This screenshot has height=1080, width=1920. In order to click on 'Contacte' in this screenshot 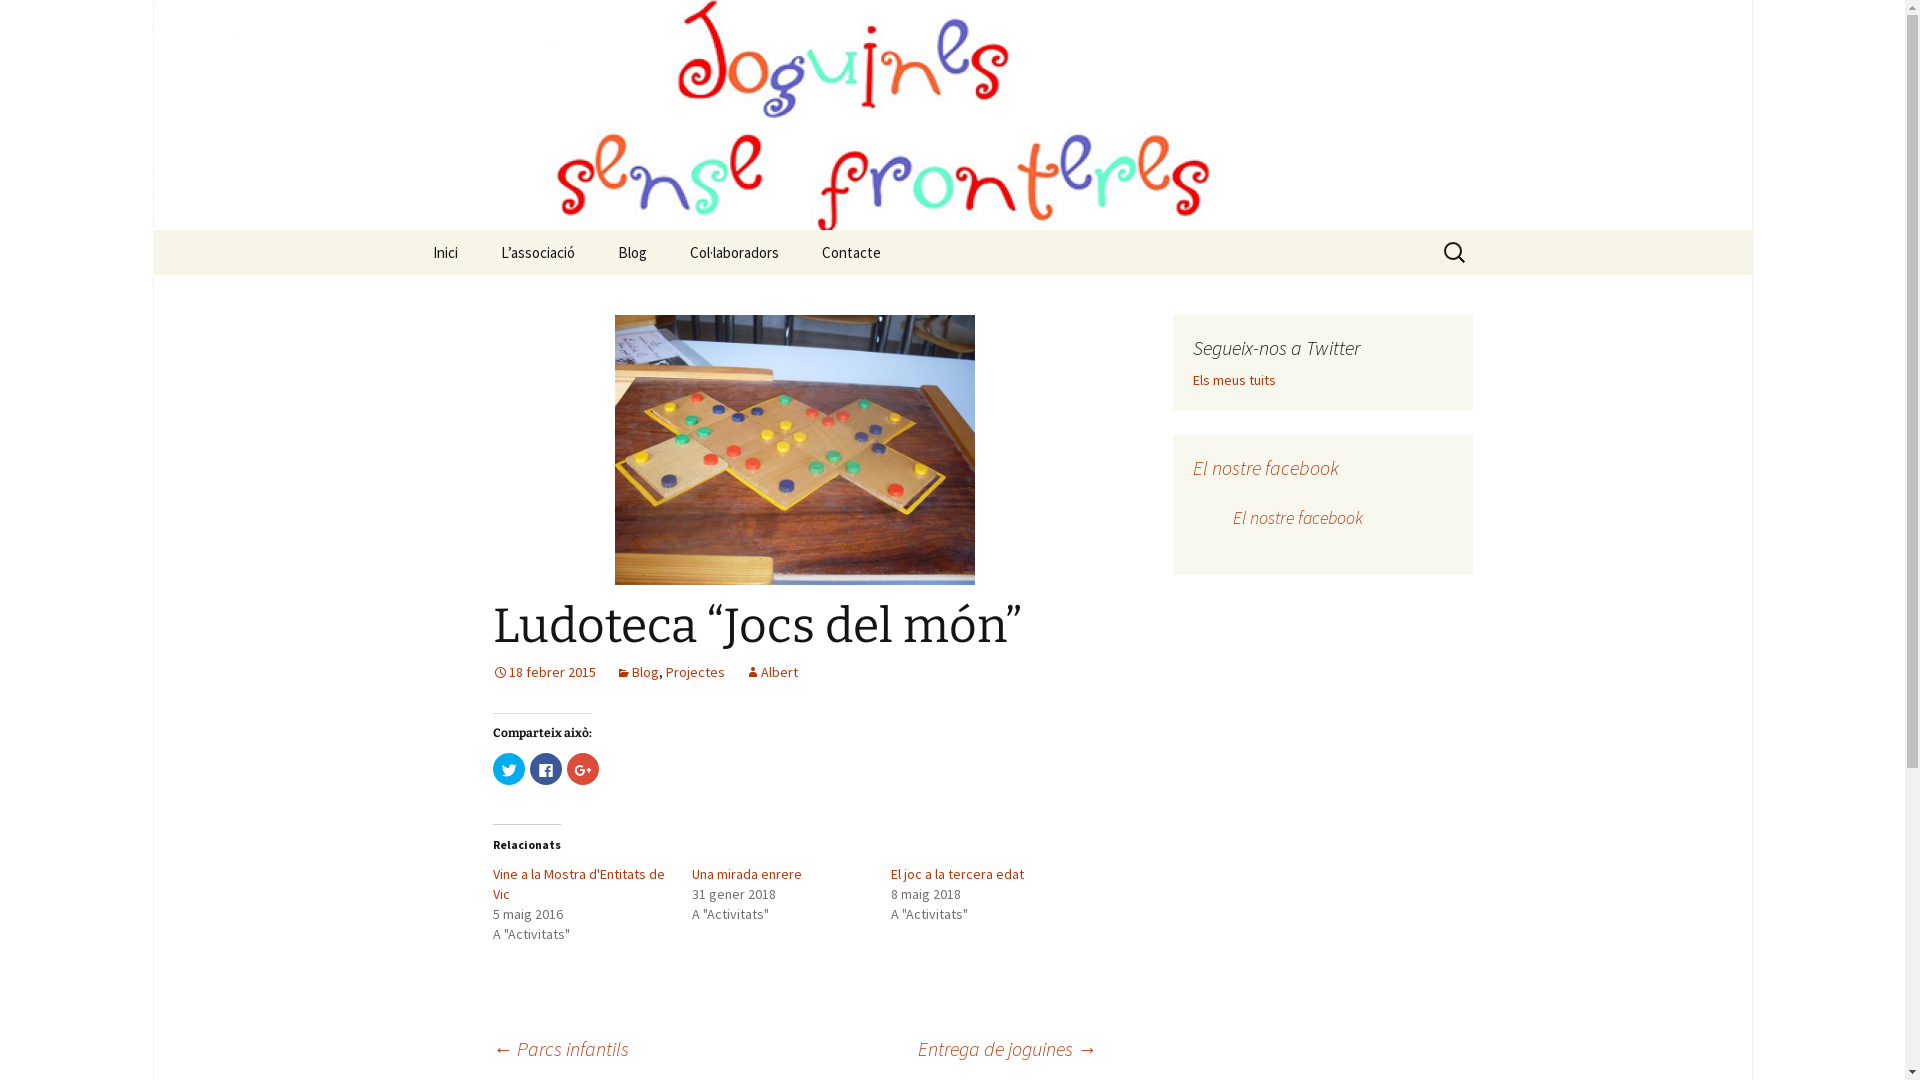, I will do `click(851, 251)`.